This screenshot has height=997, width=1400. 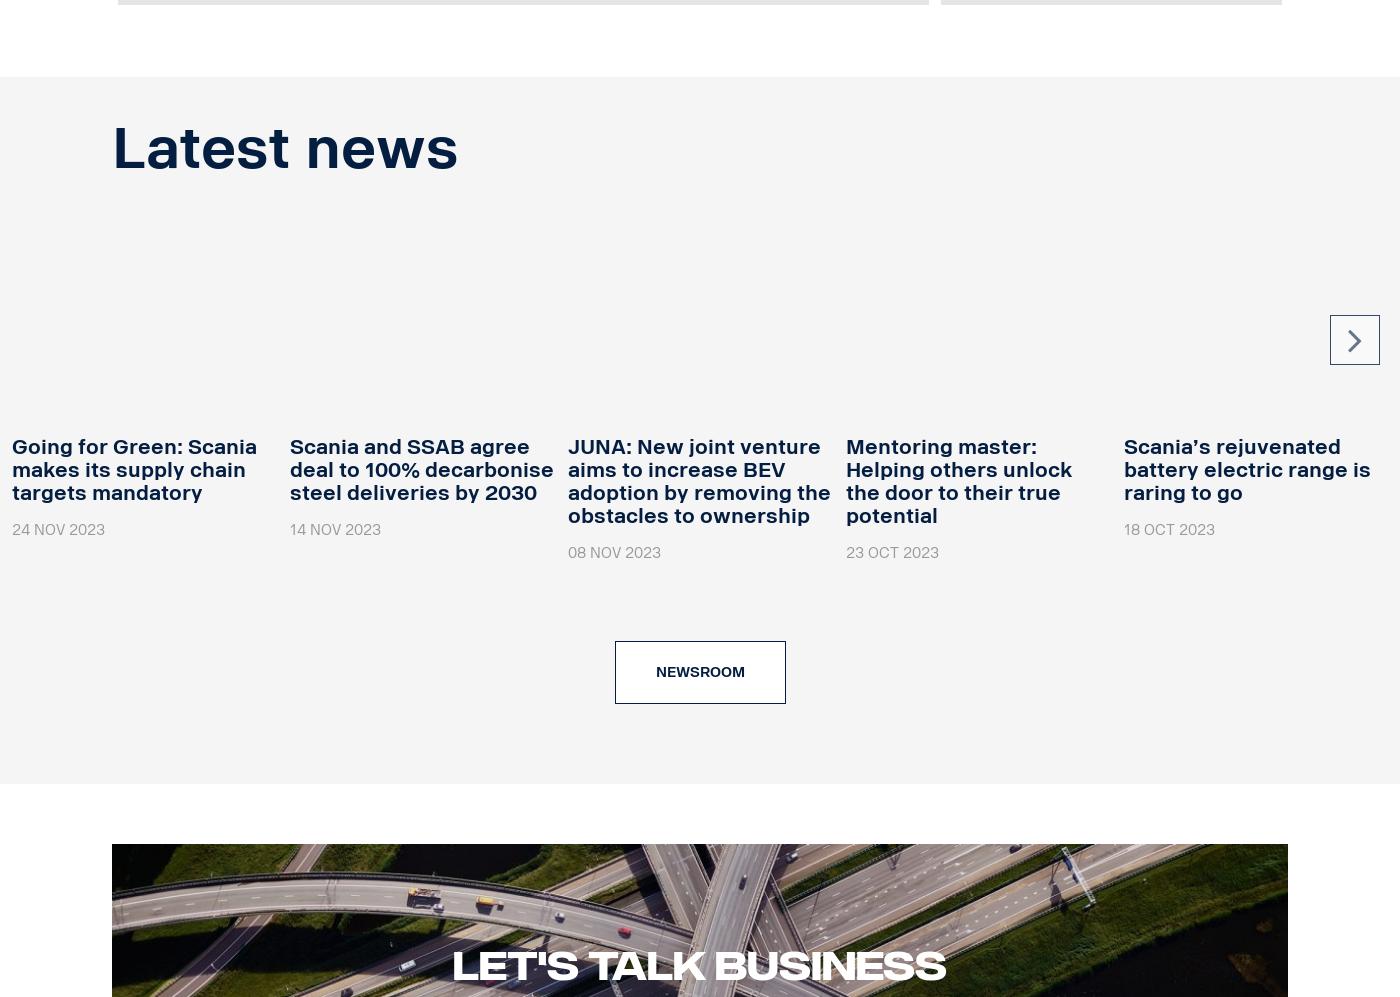 What do you see at coordinates (335, 528) in the screenshot?
I see `'14 Nov 2023'` at bounding box center [335, 528].